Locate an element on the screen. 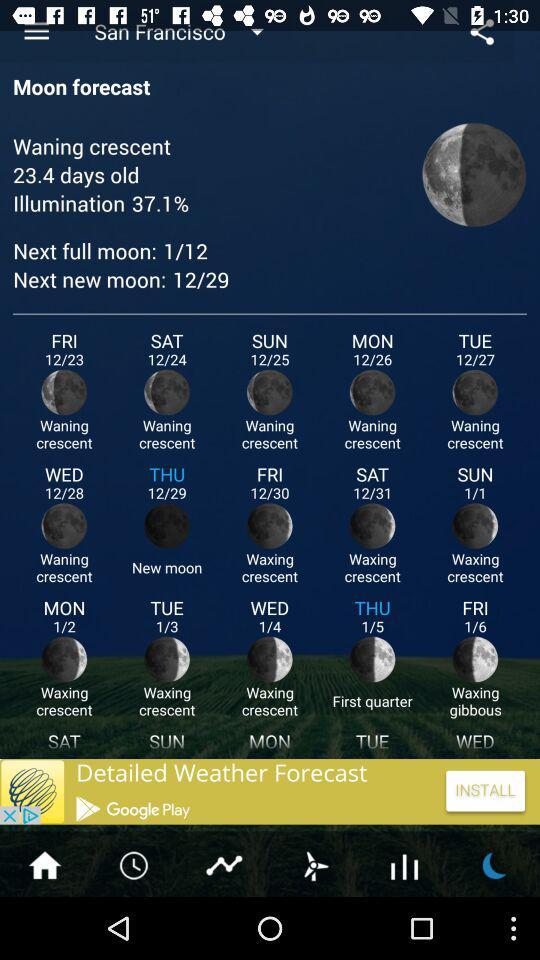 Image resolution: width=540 pixels, height=960 pixels. the weather icon is located at coordinates (494, 925).